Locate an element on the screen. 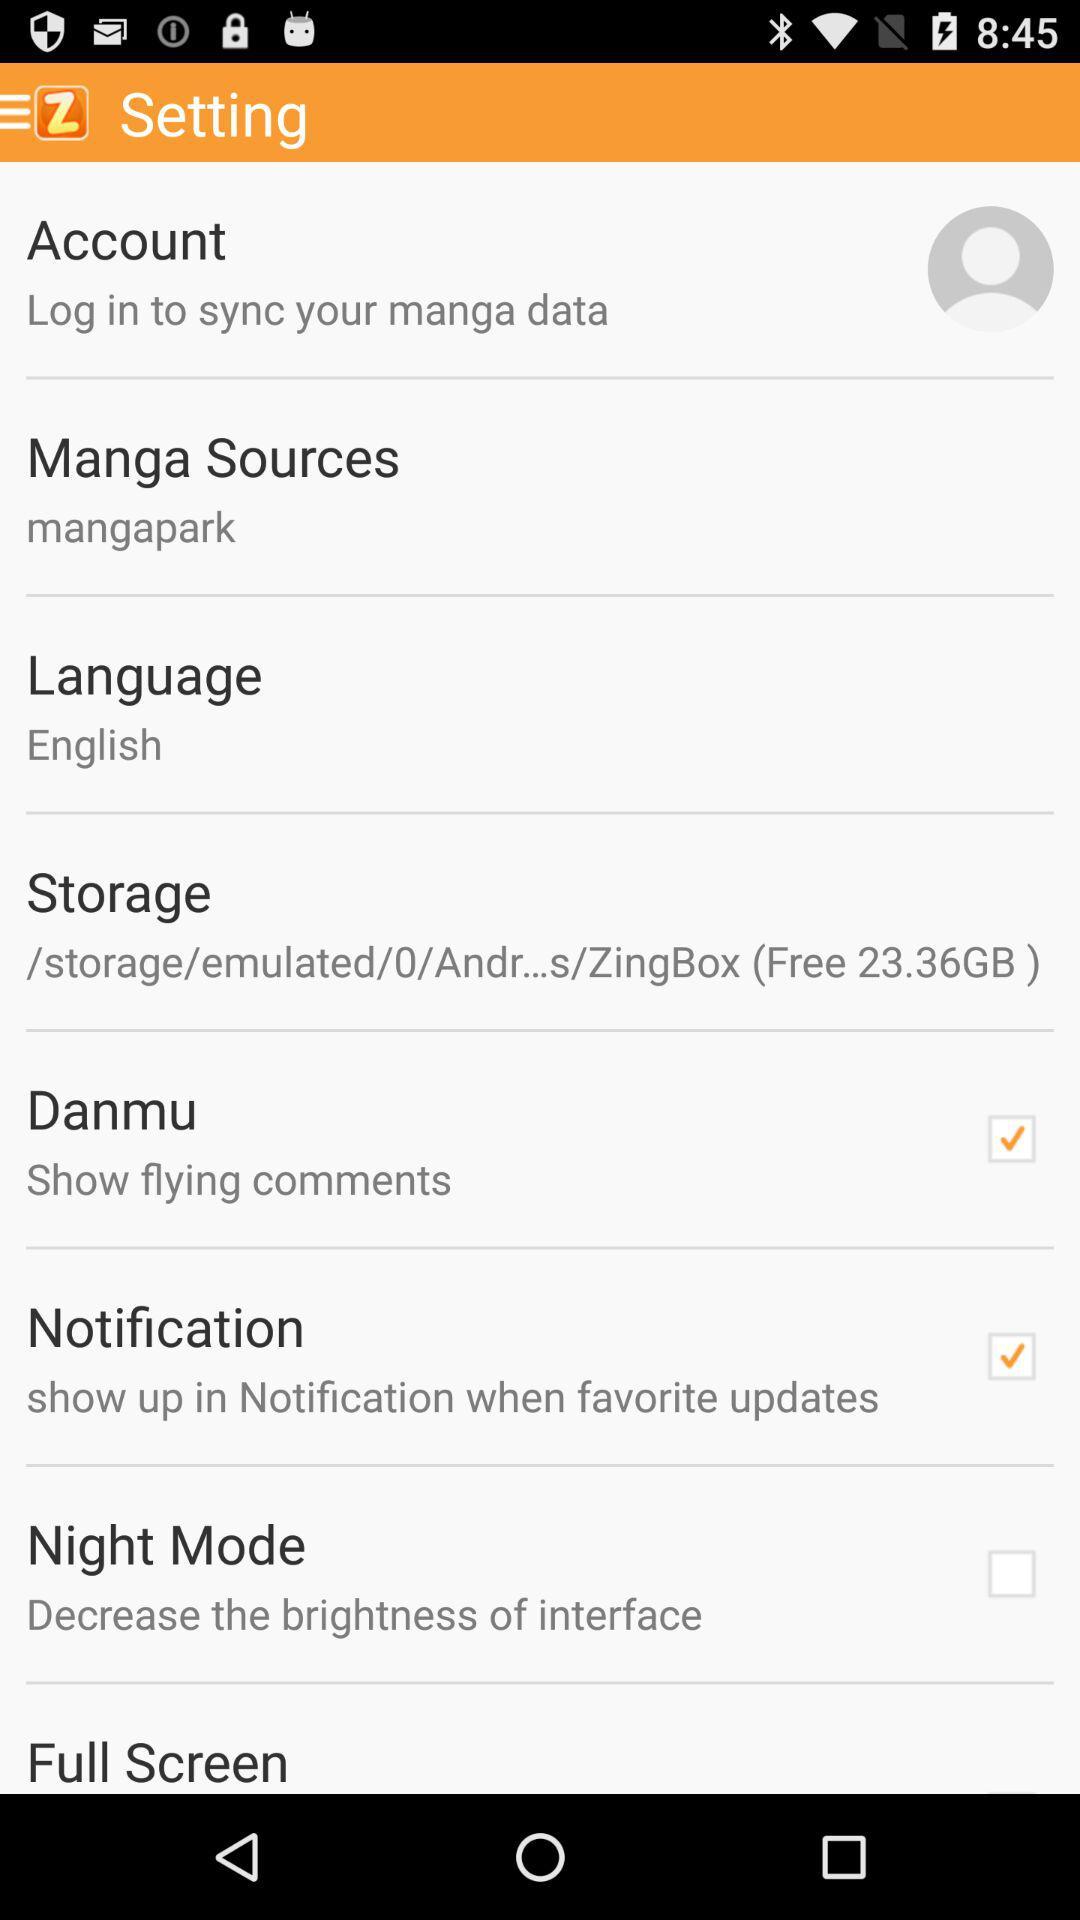 The width and height of the screenshot is (1080, 1920). check option is located at coordinates (1011, 1356).